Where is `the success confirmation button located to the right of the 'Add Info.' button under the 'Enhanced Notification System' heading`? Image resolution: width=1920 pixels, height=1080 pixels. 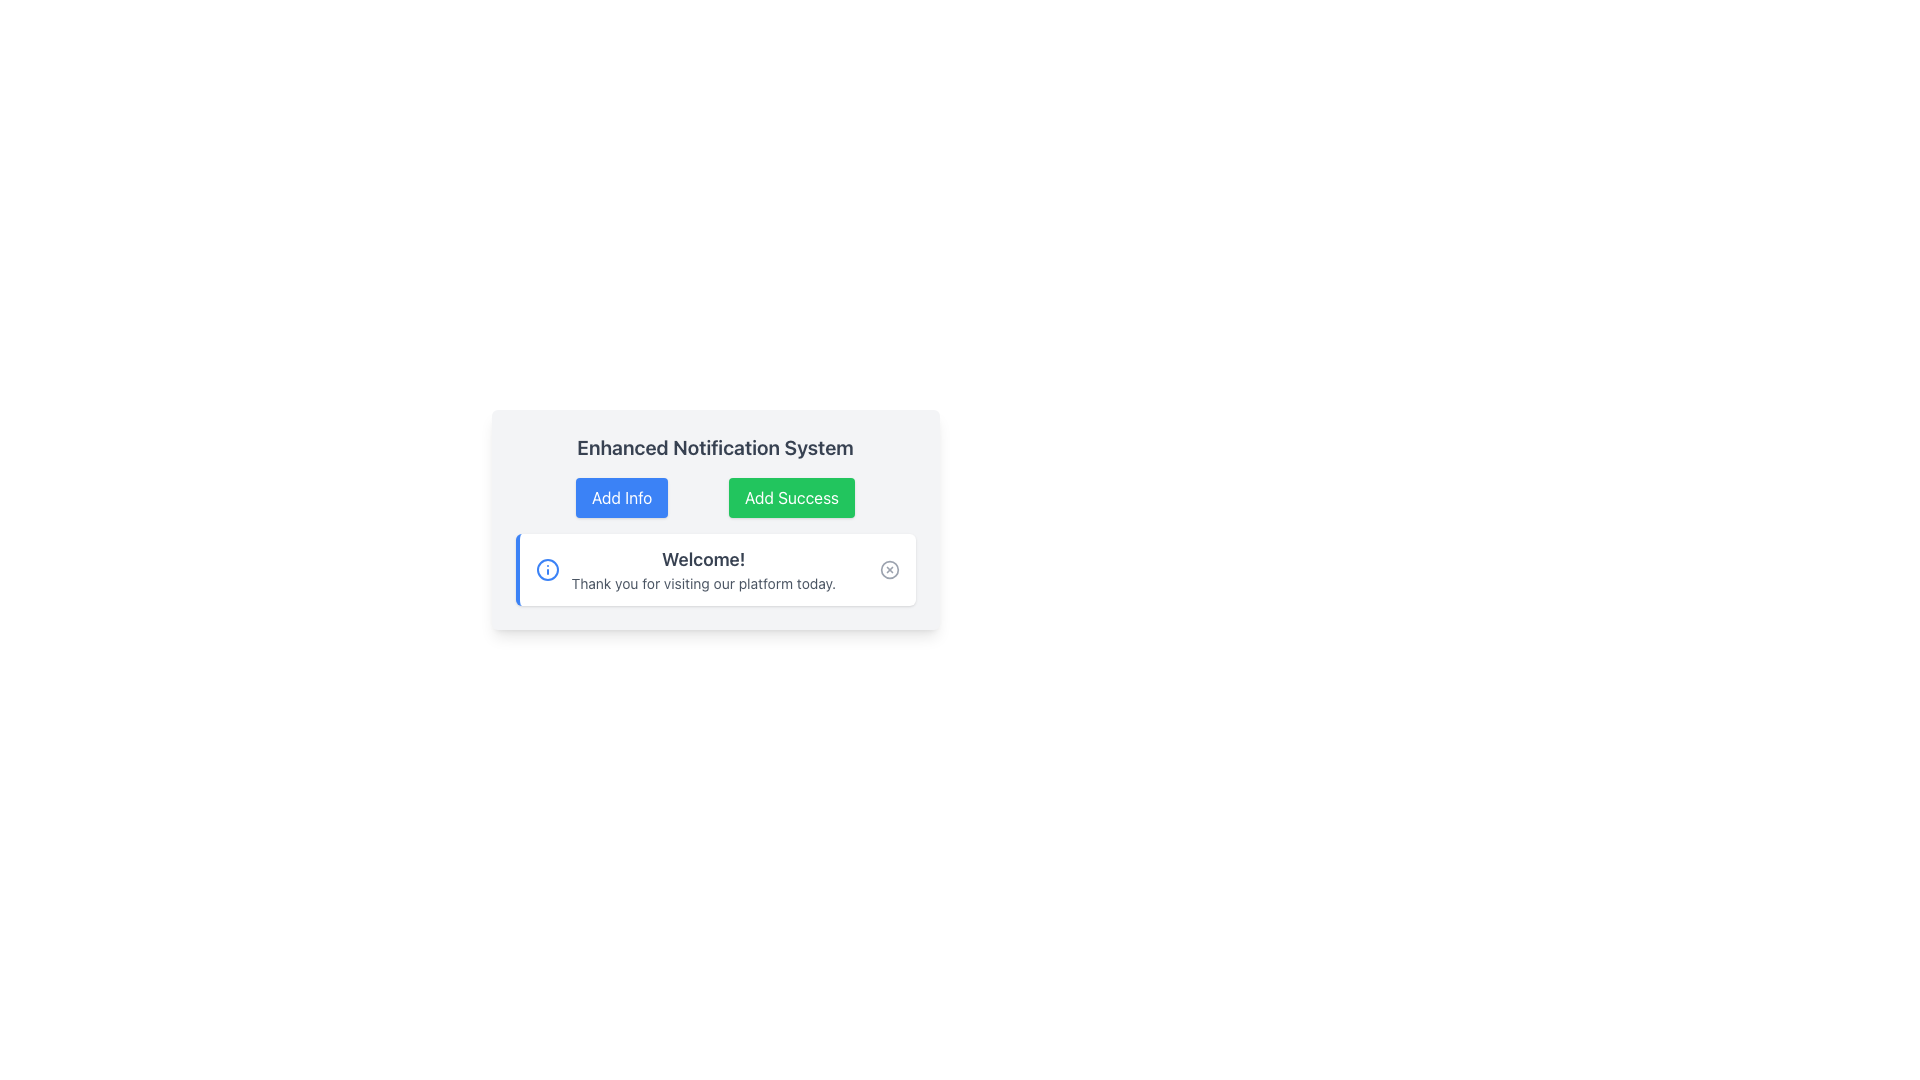
the success confirmation button located to the right of the 'Add Info.' button under the 'Enhanced Notification System' heading is located at coordinates (791, 496).